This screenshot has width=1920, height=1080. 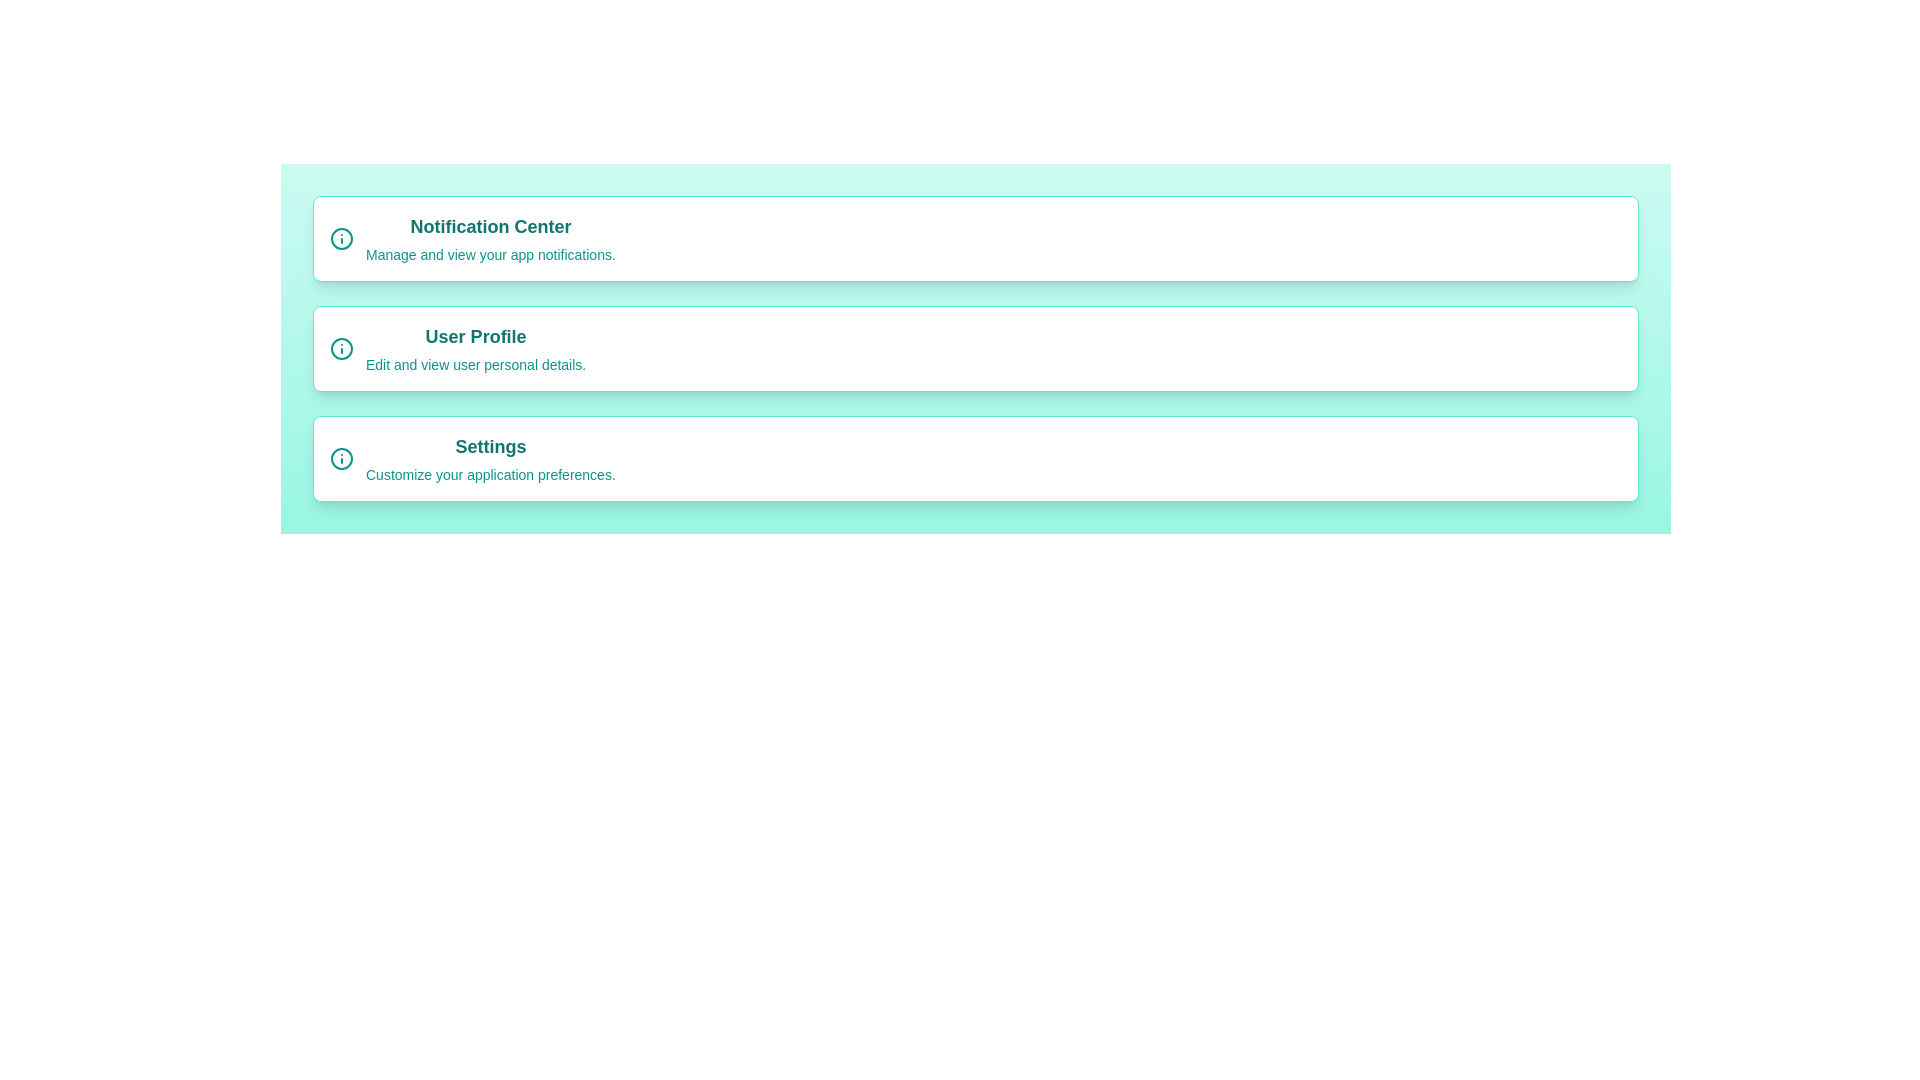 I want to click on the 'User Profile' text block, which features a bold teal title and a lighter teal subtitle, centrally positioned within the second card of a three-card stack, so click(x=475, y=347).